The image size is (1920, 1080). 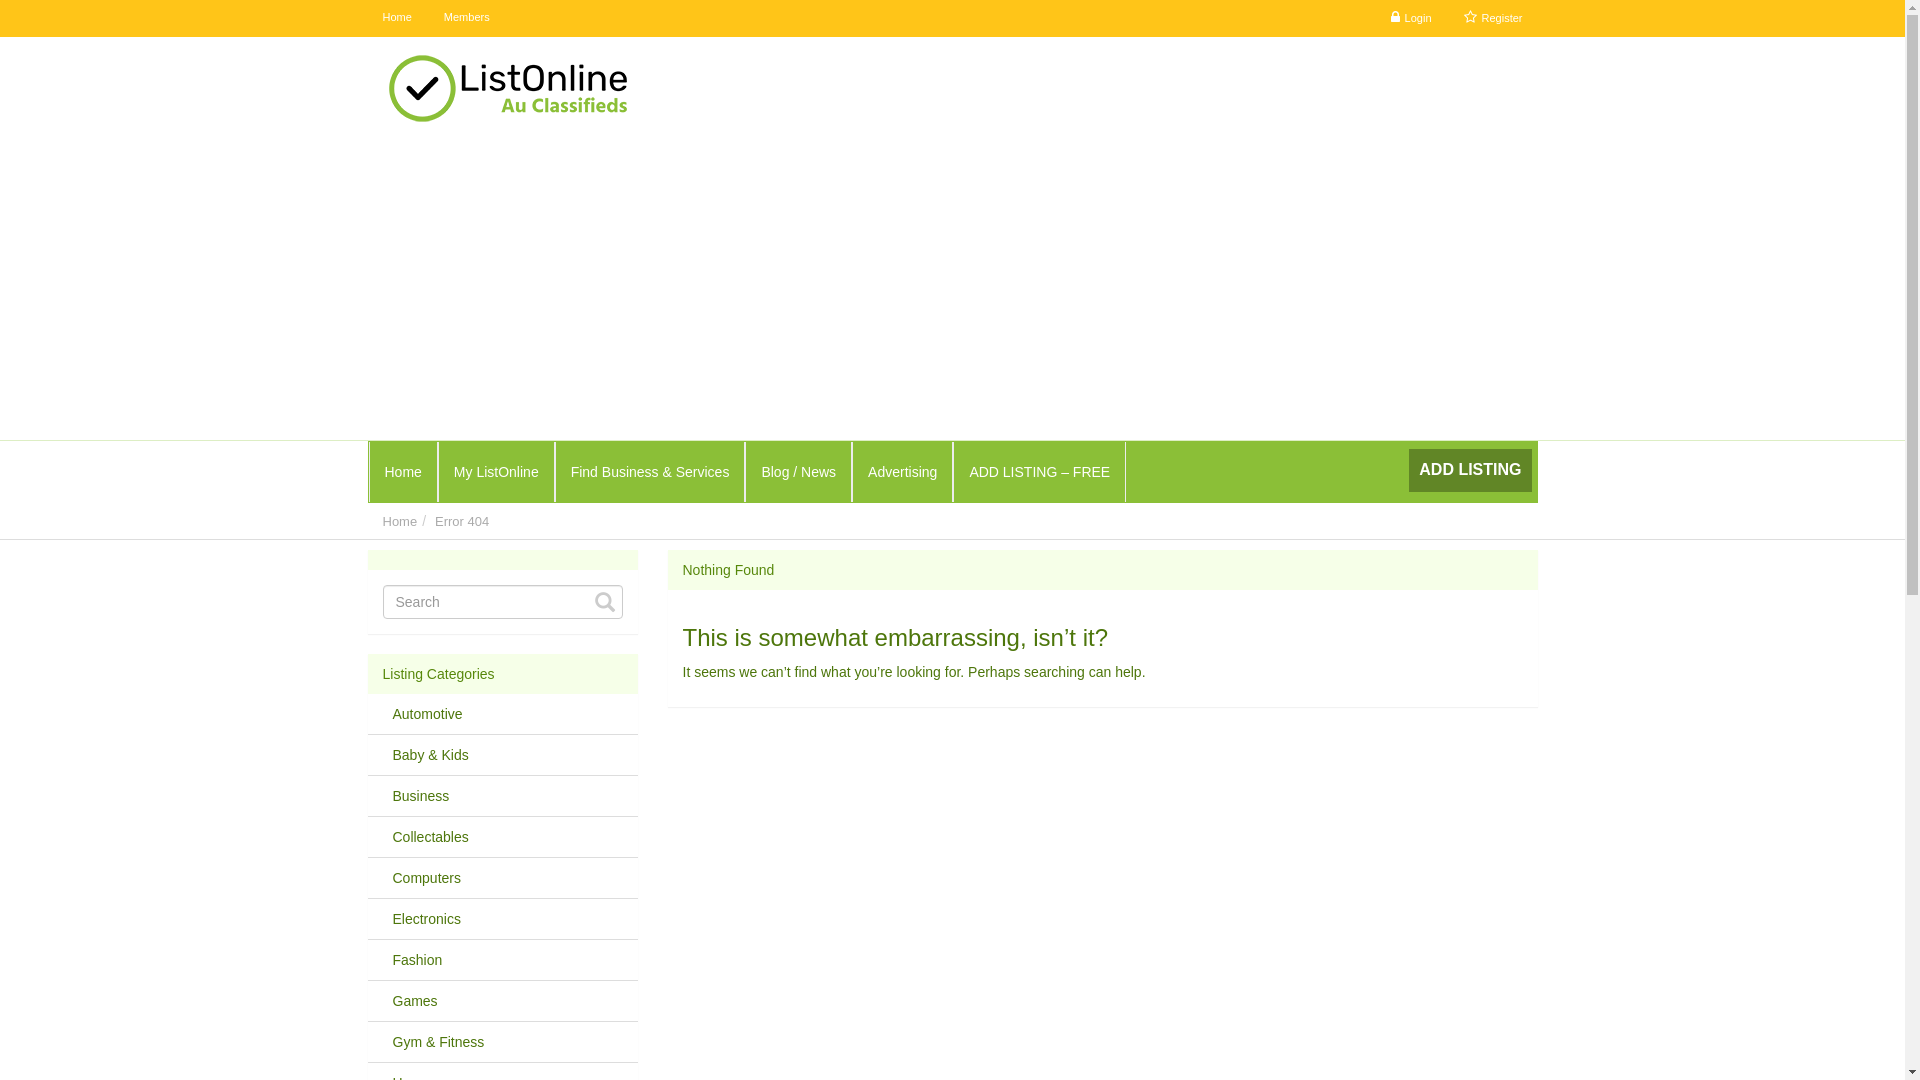 I want to click on 'Home', so click(x=397, y=18).